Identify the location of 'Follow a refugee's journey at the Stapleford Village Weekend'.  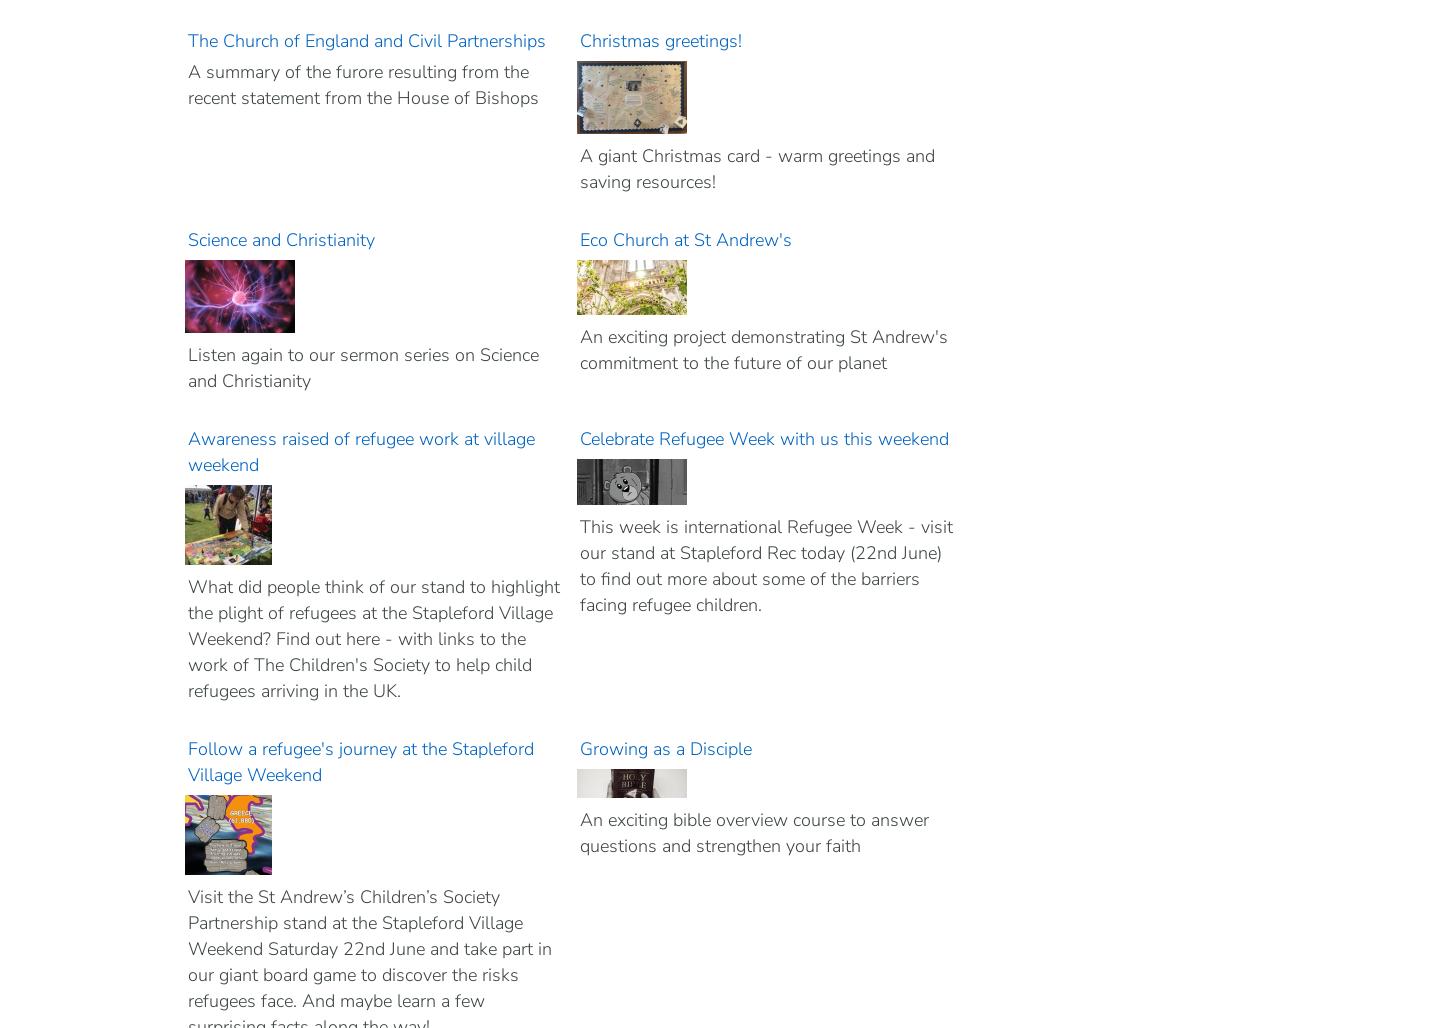
(360, 760).